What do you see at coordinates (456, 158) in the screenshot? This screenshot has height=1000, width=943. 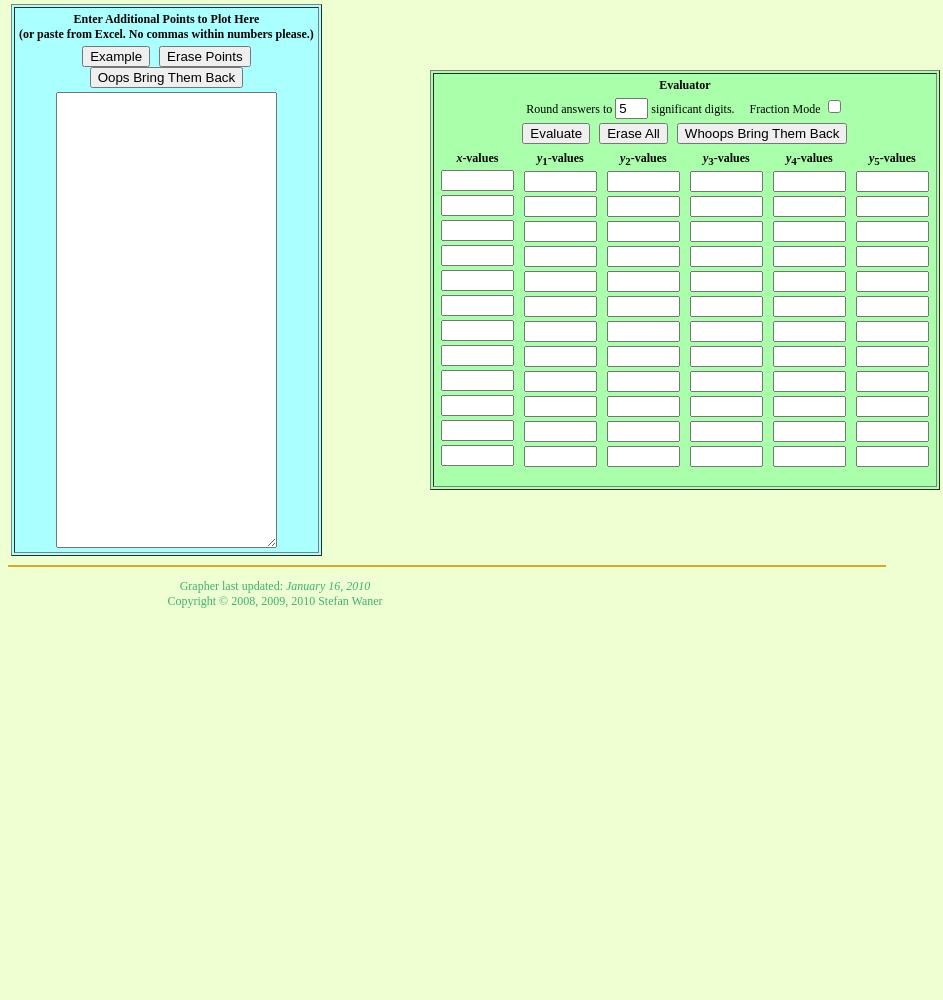 I see `'x'` at bounding box center [456, 158].